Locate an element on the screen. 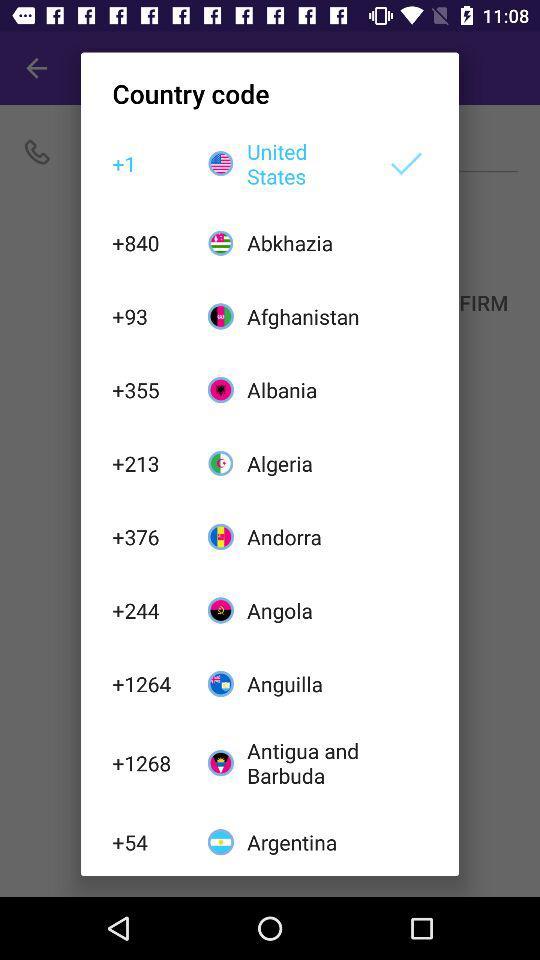 The height and width of the screenshot is (960, 540). +93 is located at coordinates (148, 316).